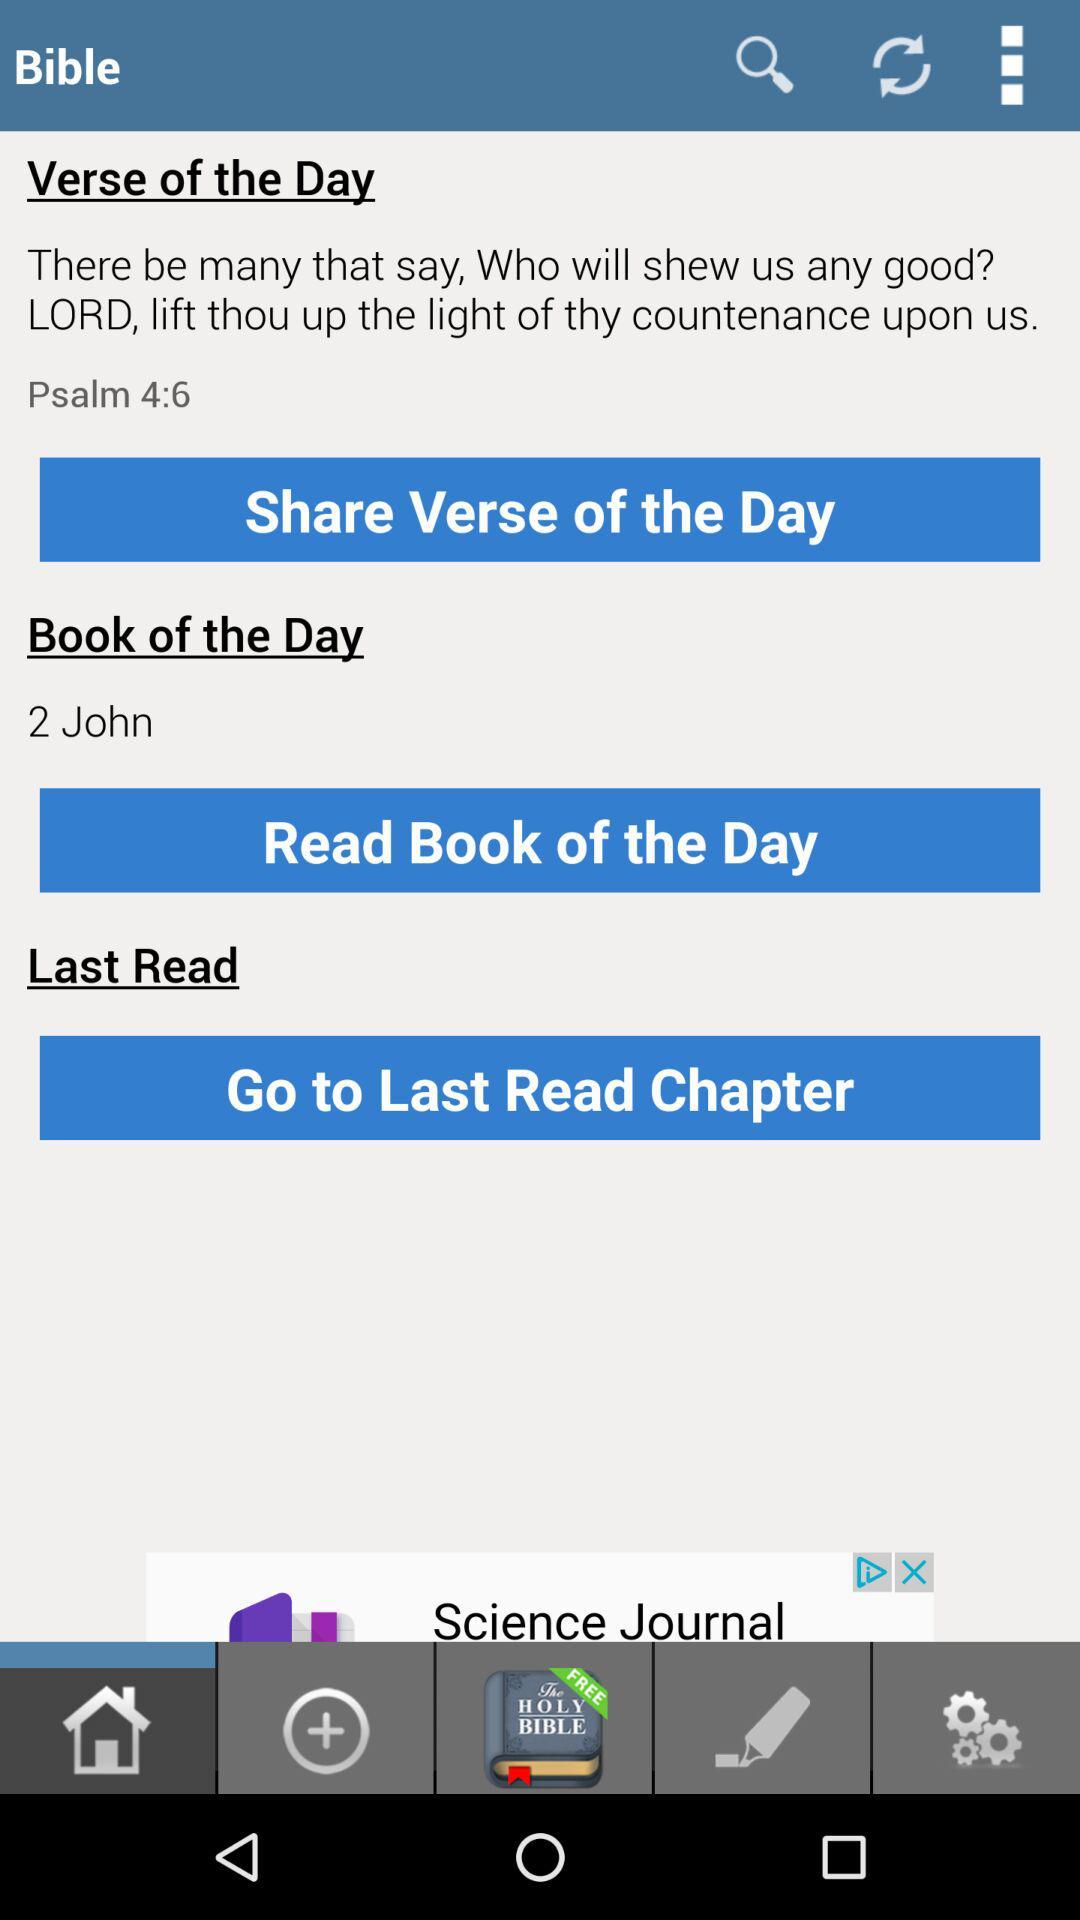 This screenshot has width=1080, height=1920. Describe the element at coordinates (107, 1851) in the screenshot. I see `the home icon` at that location.